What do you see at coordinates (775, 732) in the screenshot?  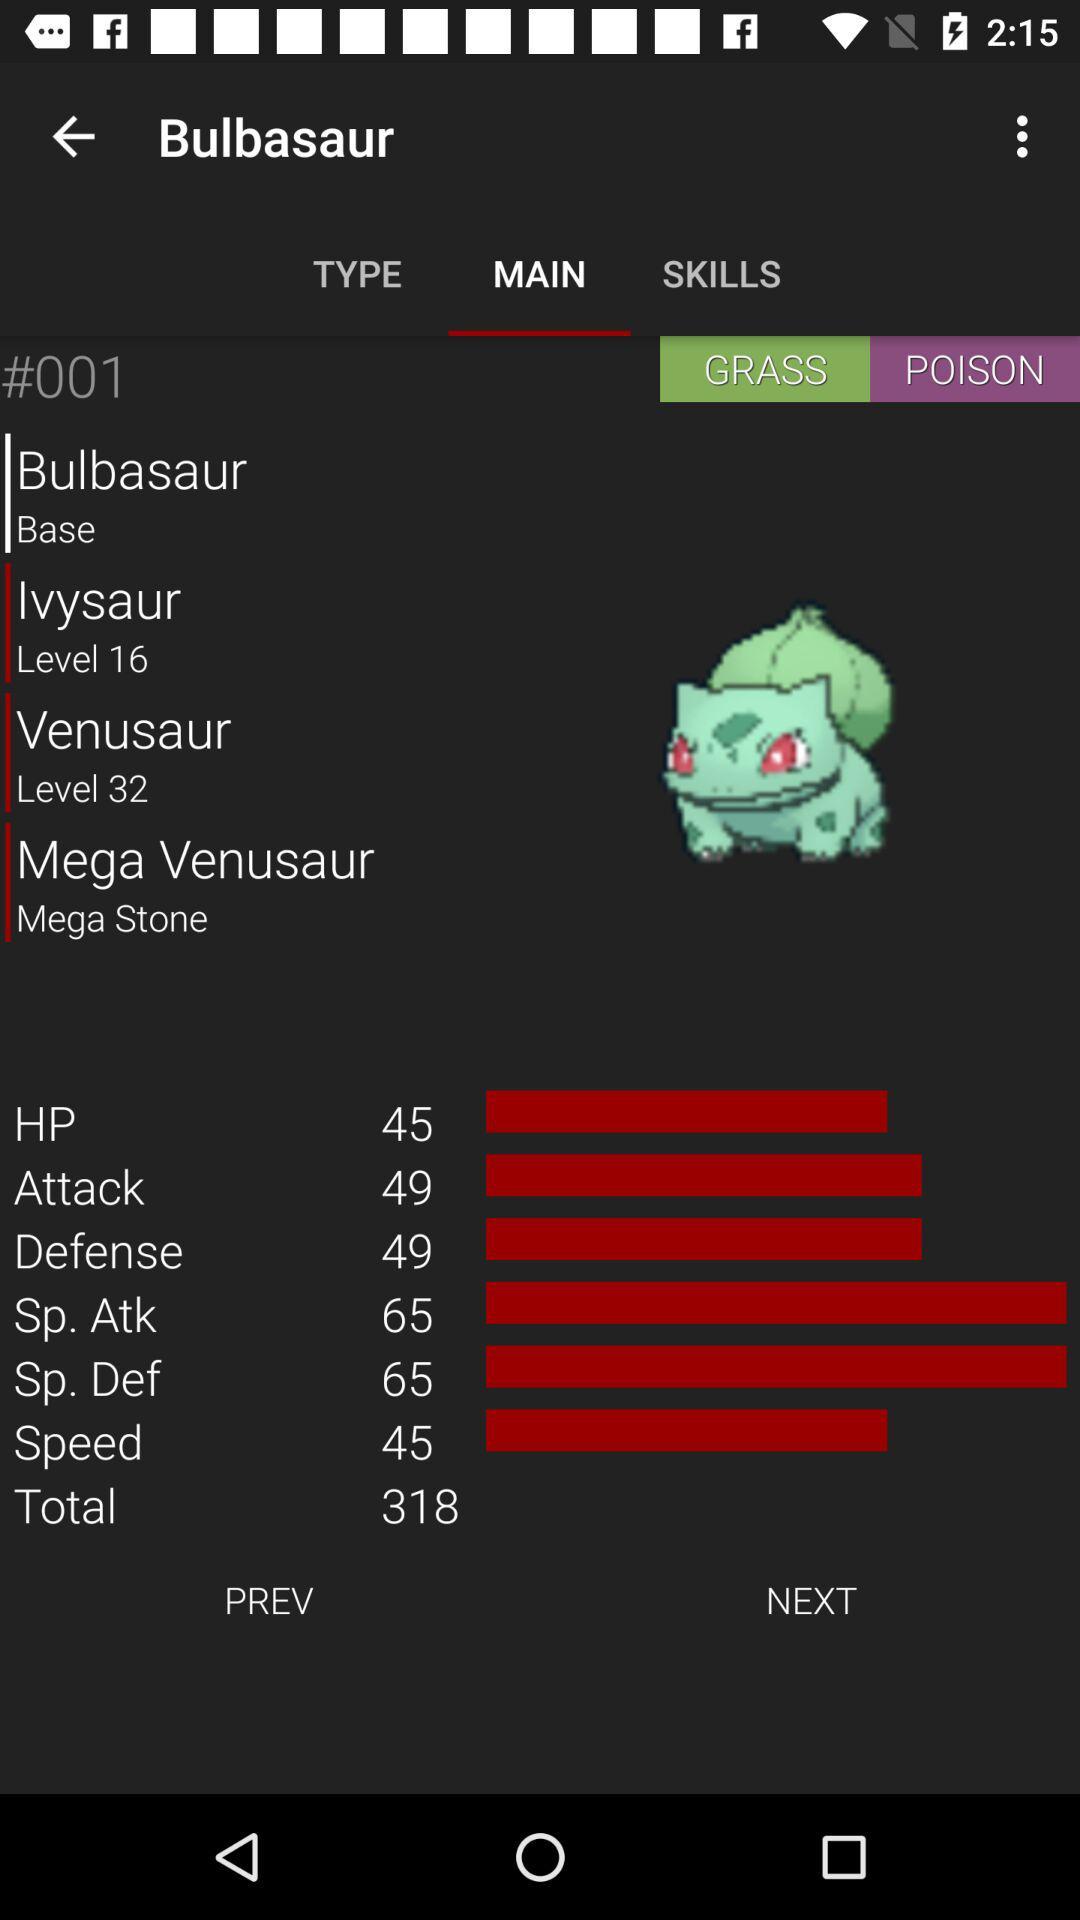 I see `the icon to the right of the bulbasaur item` at bounding box center [775, 732].